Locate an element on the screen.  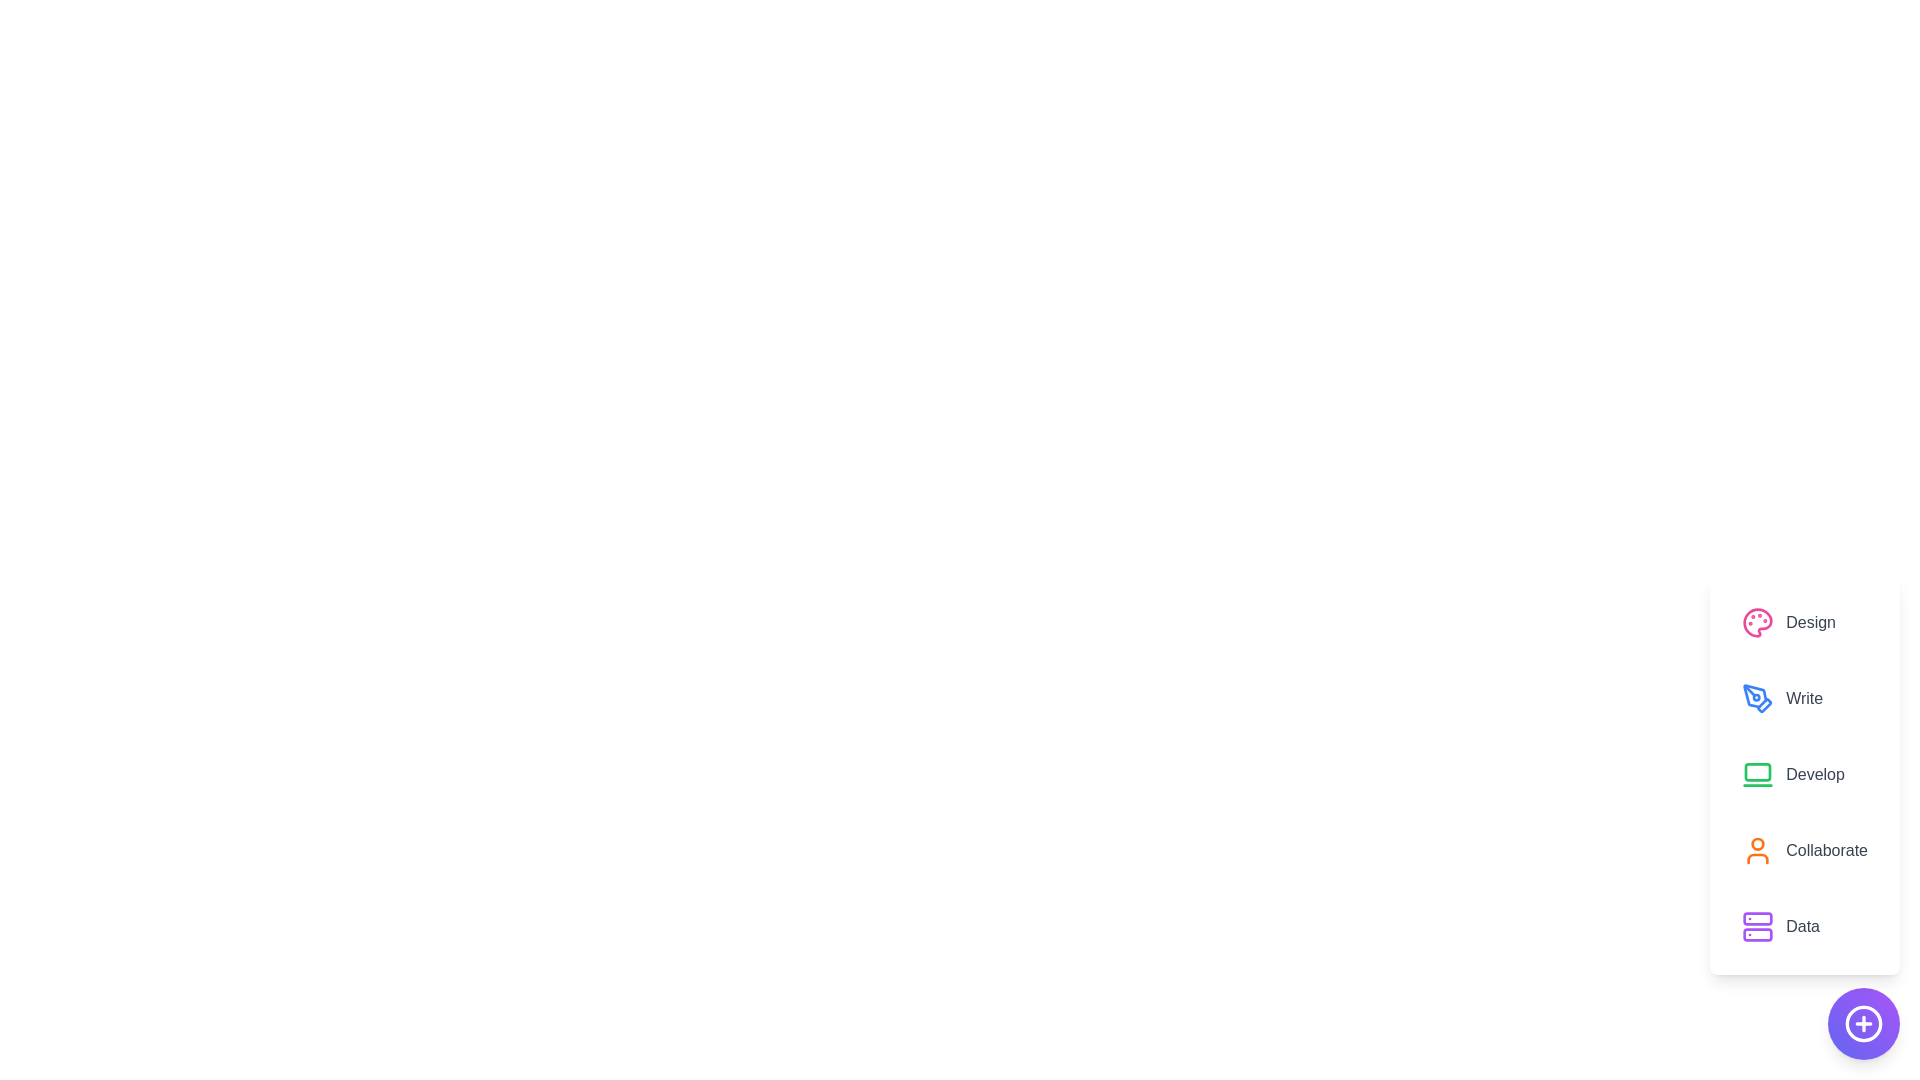
the main floating action button to toggle the panel is located at coordinates (1862, 1023).